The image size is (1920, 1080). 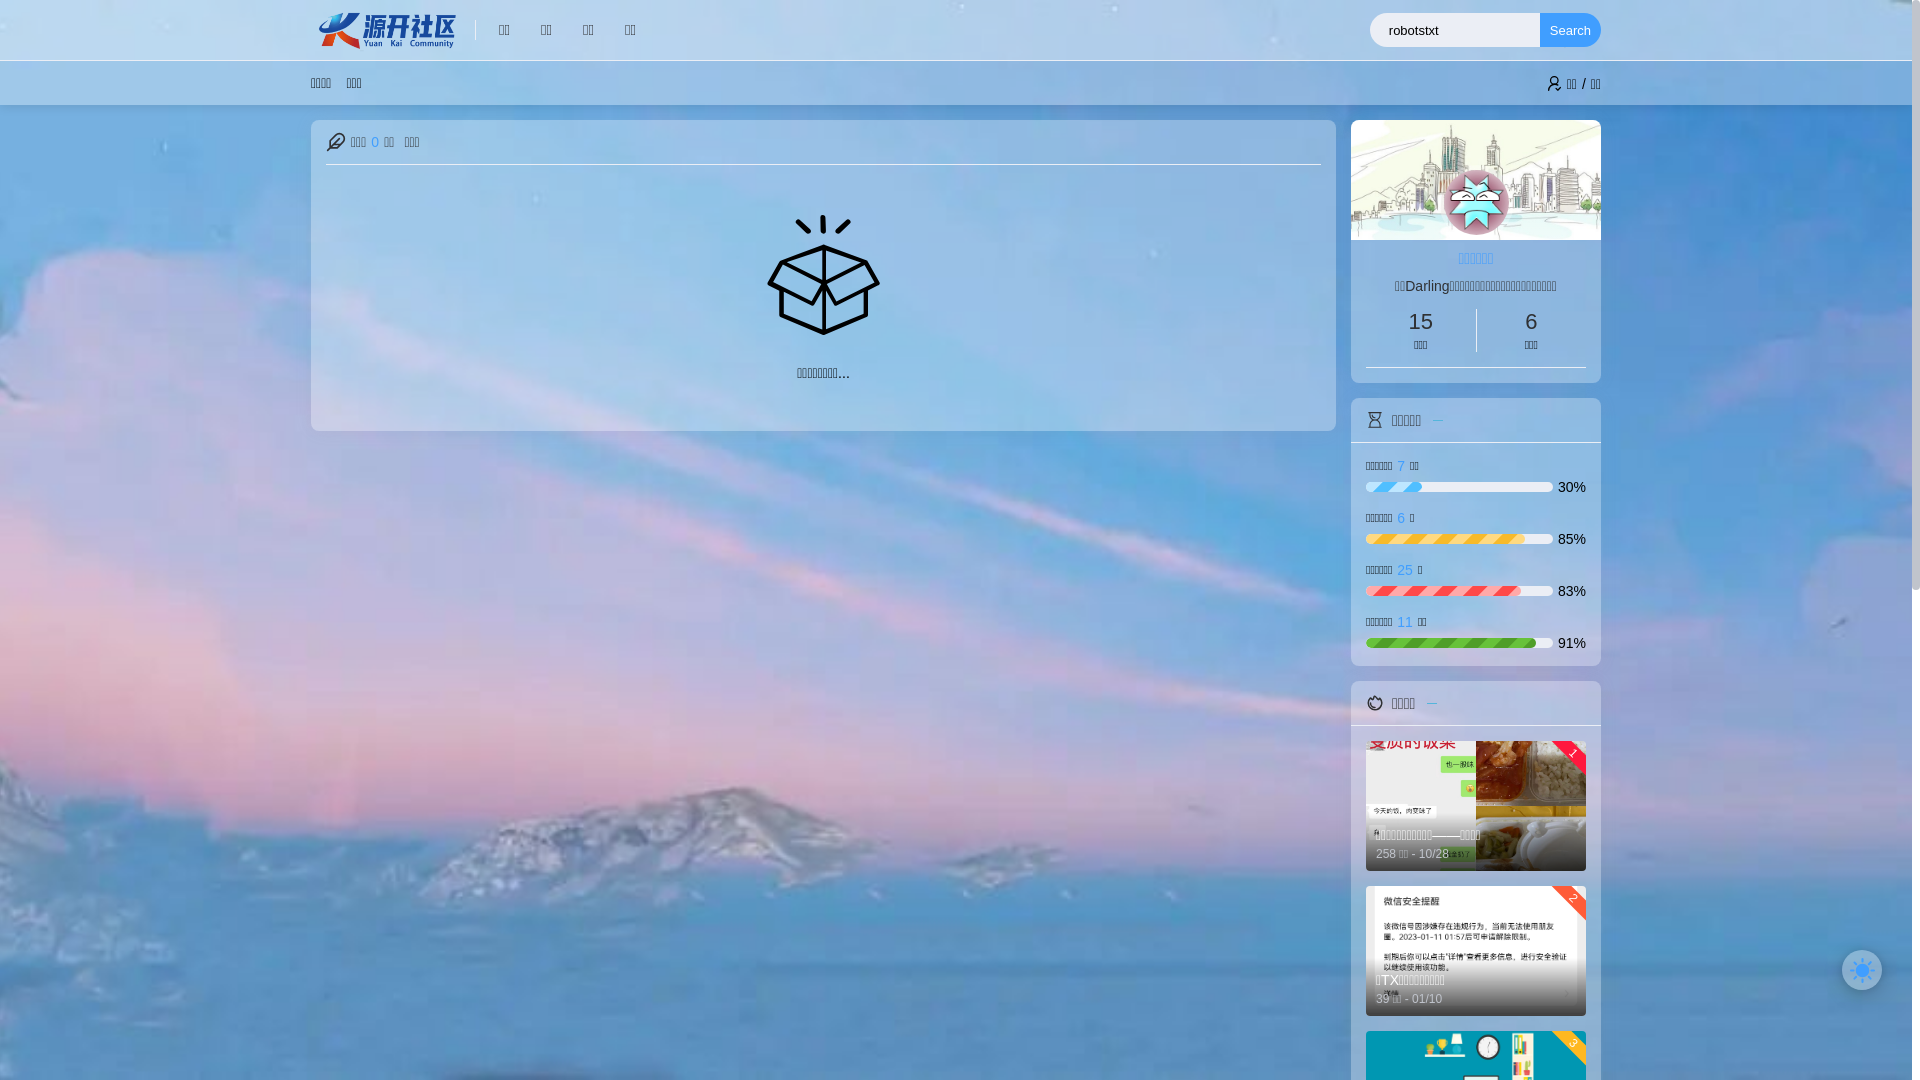 I want to click on 'Search', so click(x=1569, y=30).